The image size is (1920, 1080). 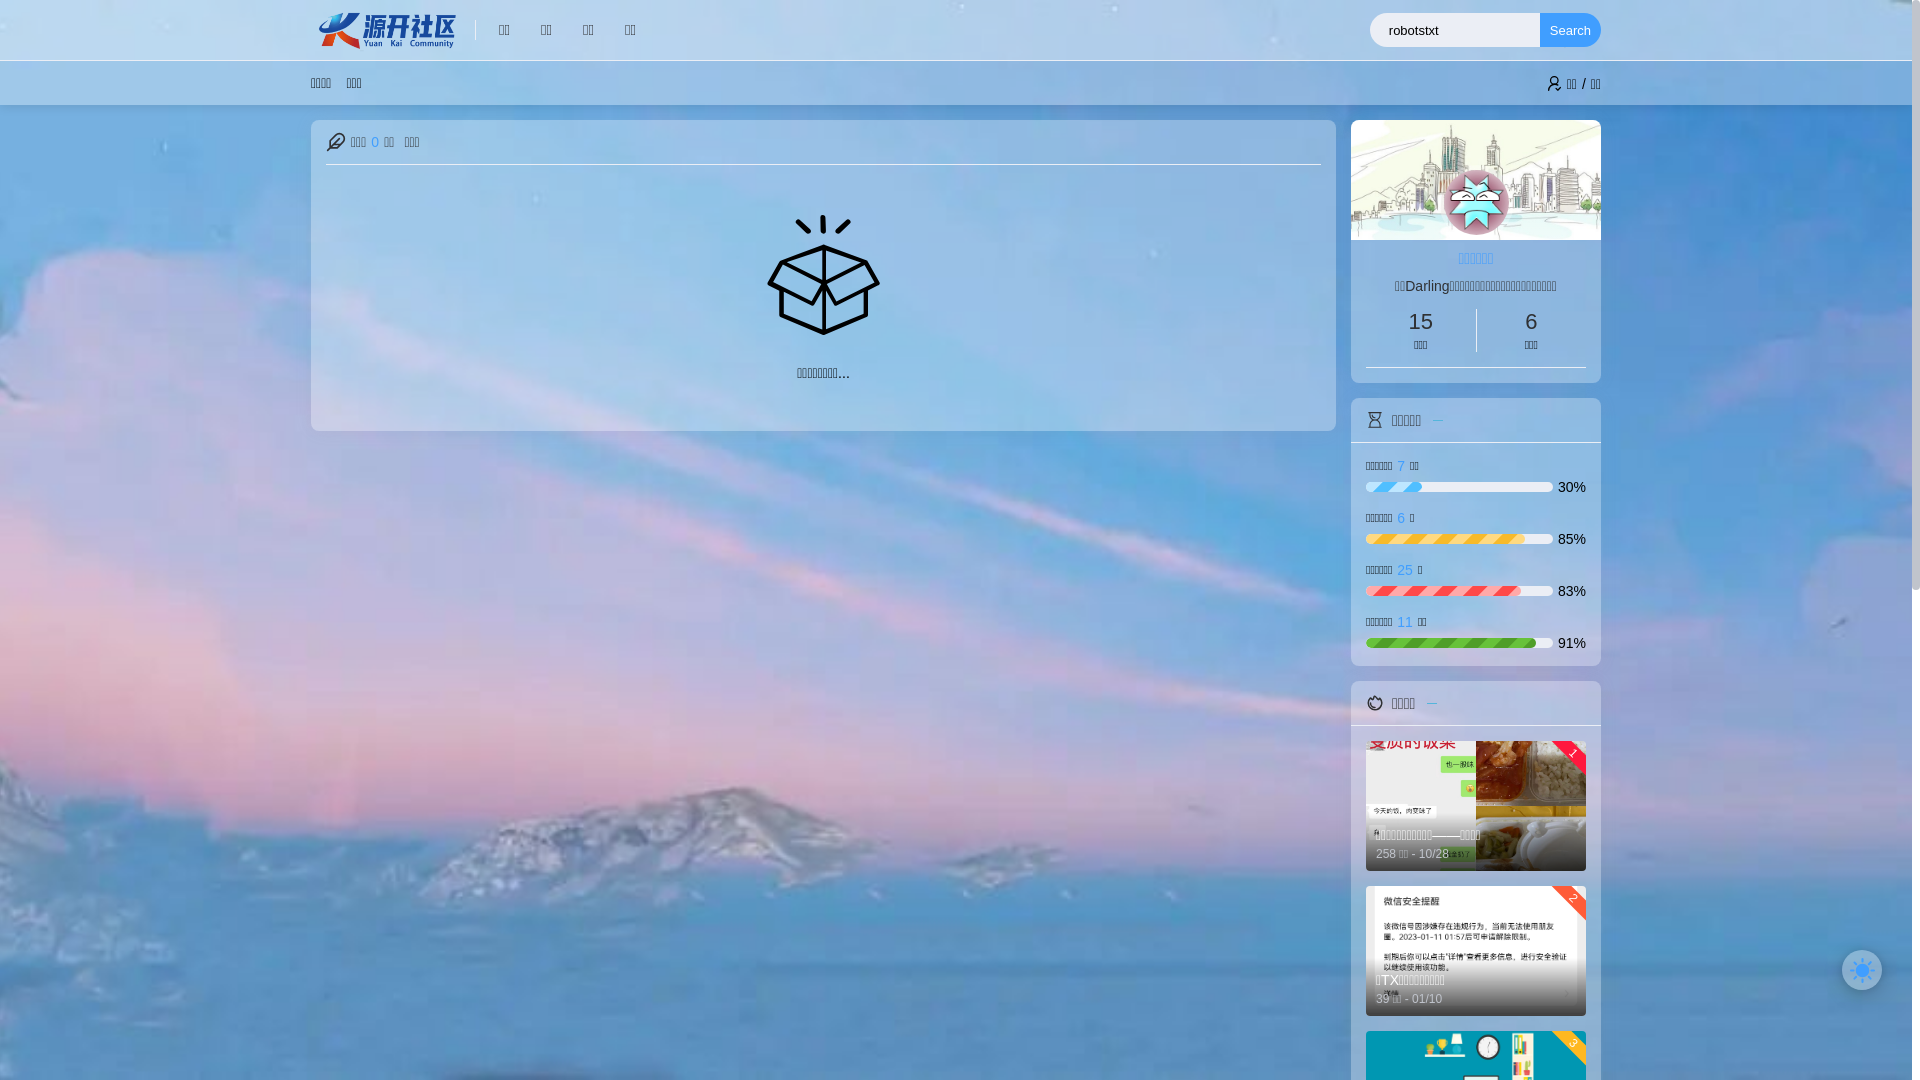 I want to click on 'Search', so click(x=1569, y=30).